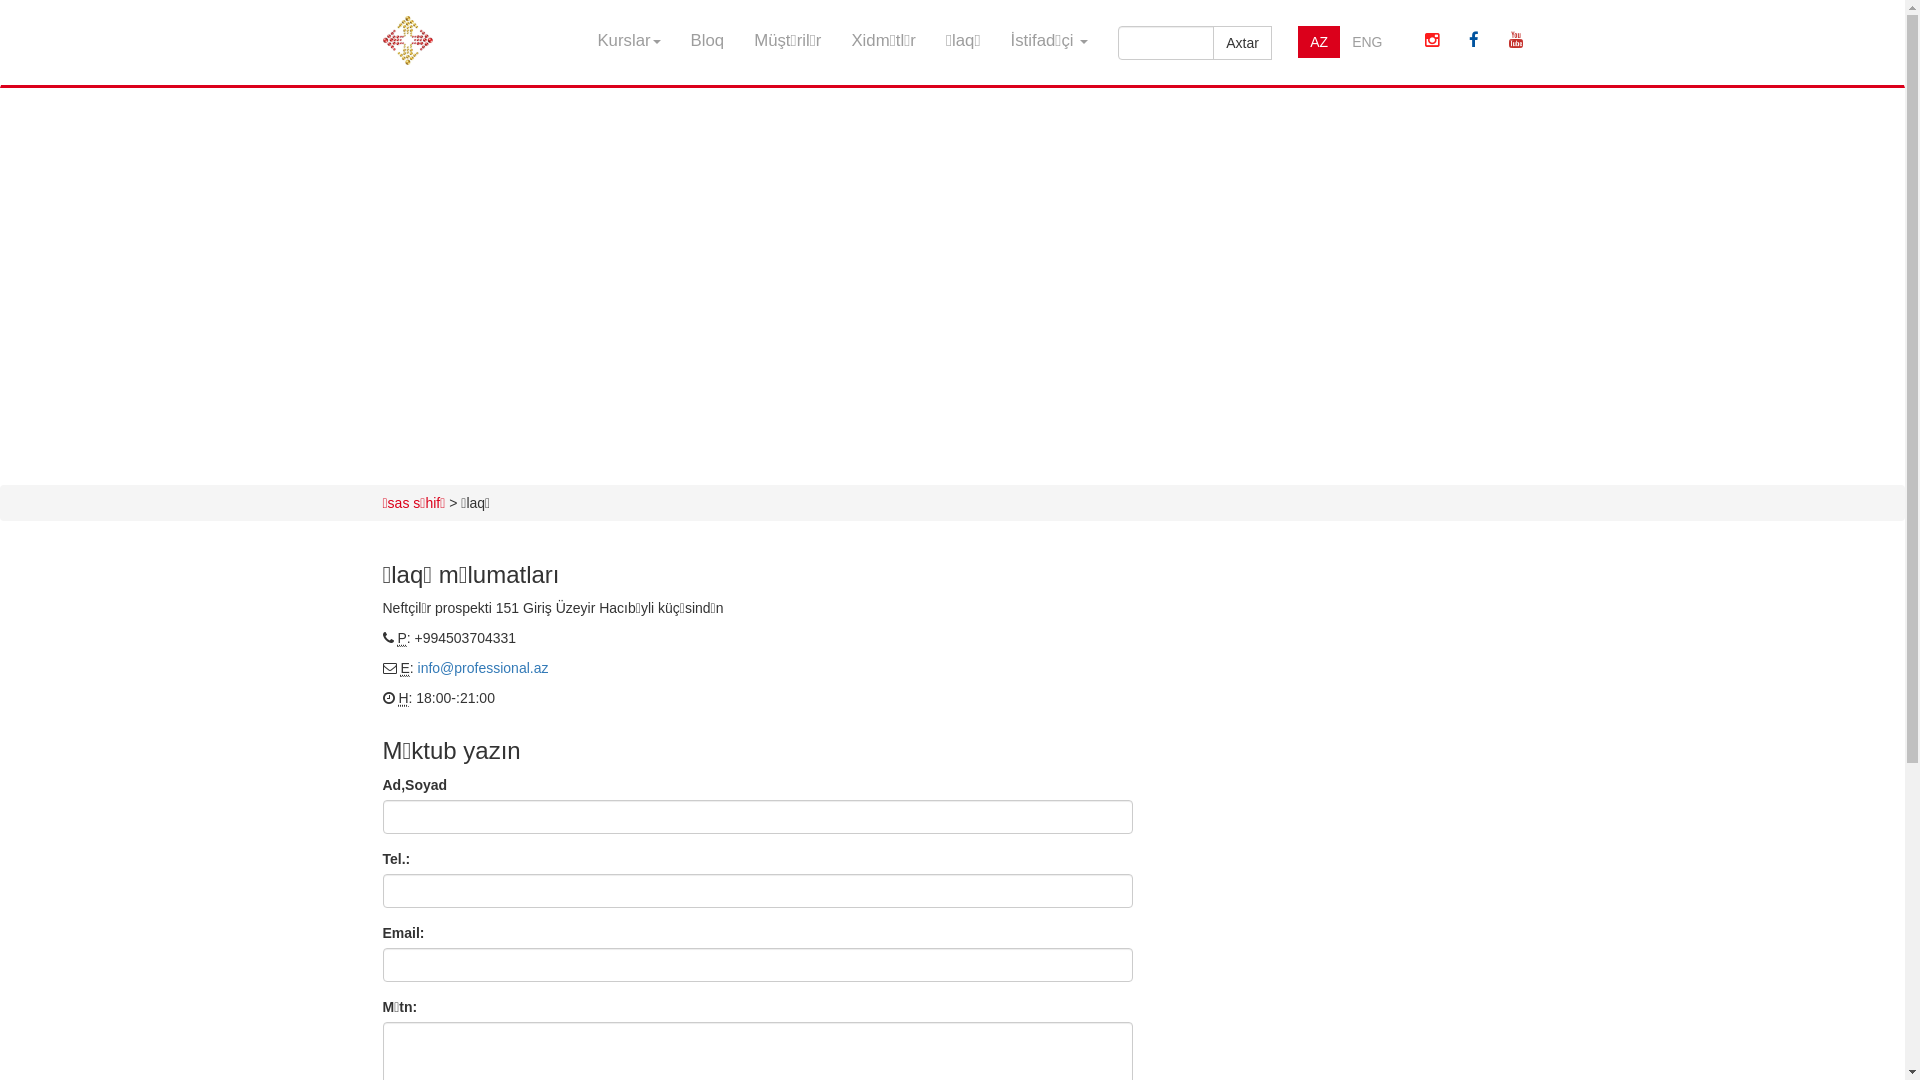 The width and height of the screenshot is (1920, 1080). What do you see at coordinates (1241, 42) in the screenshot?
I see `' Axtar '` at bounding box center [1241, 42].